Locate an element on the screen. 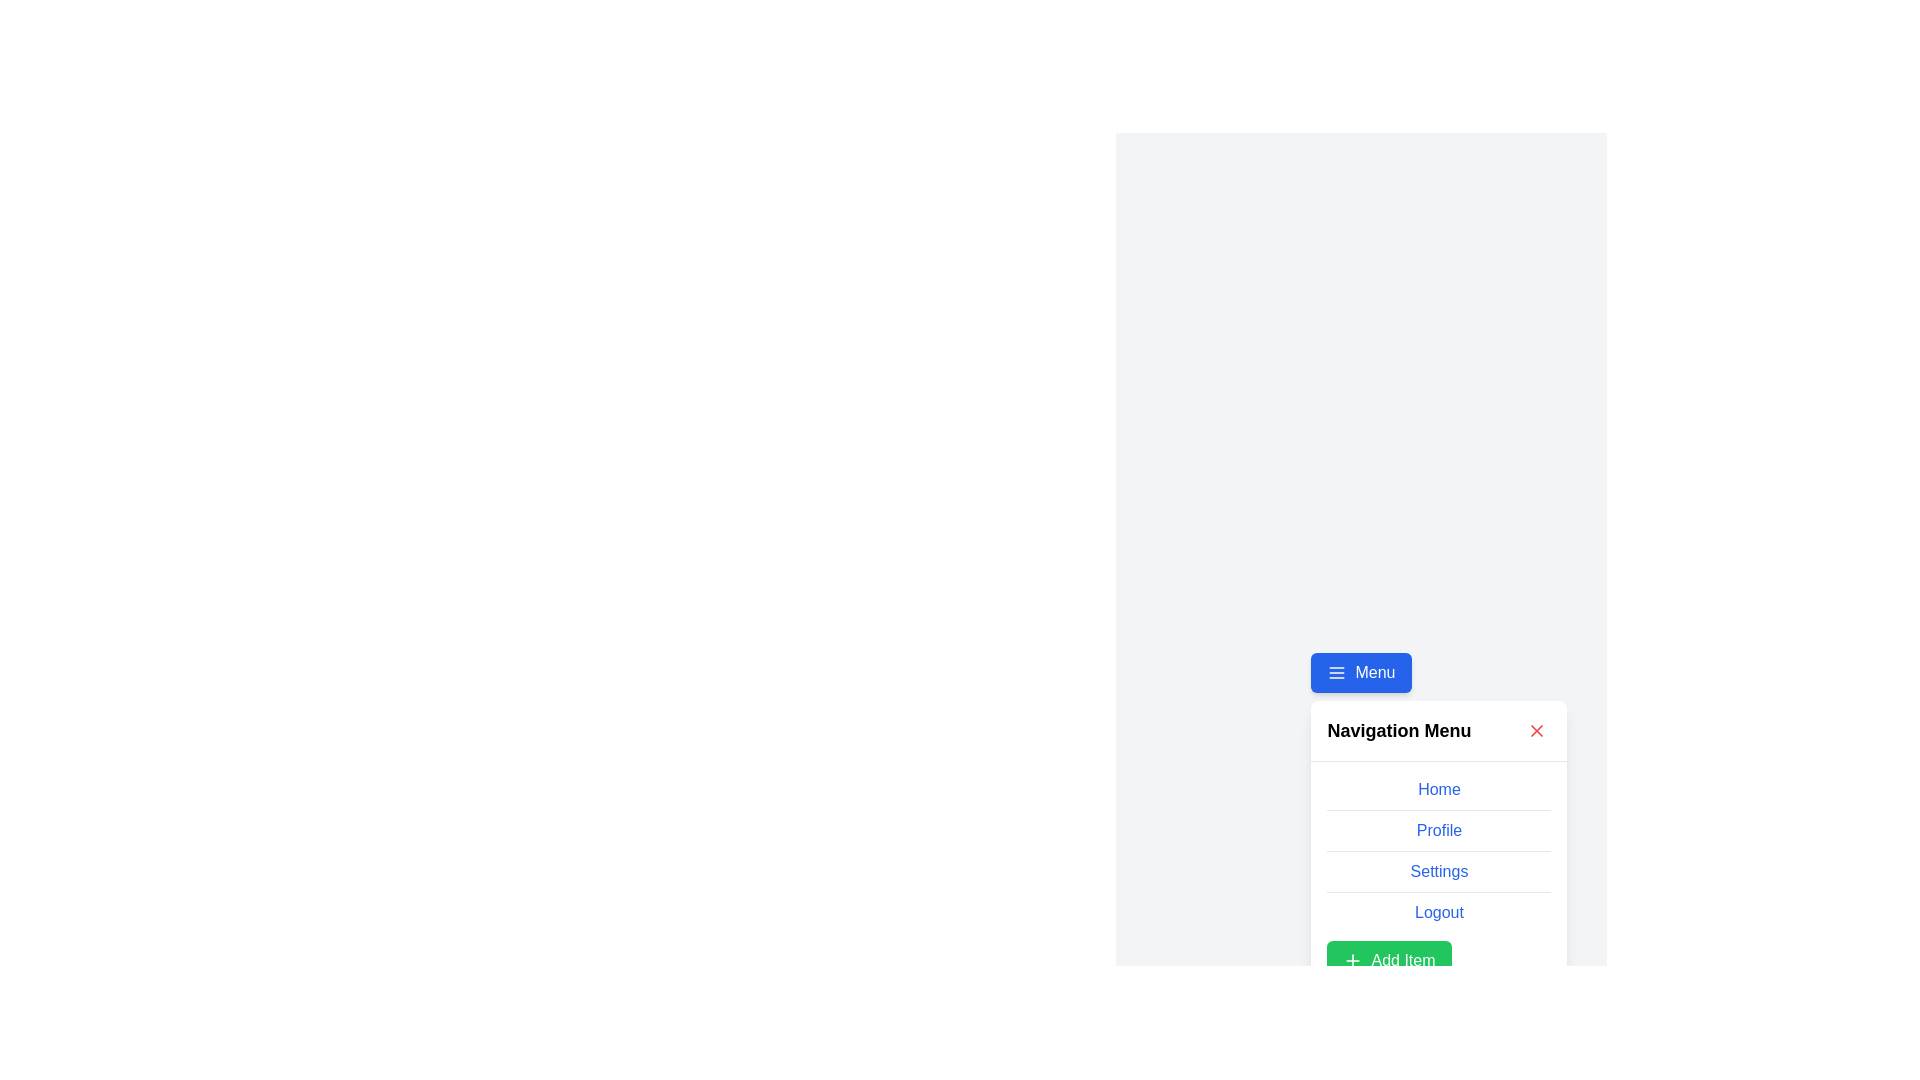 This screenshot has width=1920, height=1080. the three-line menu toggle icon located within the blue 'Menu' button to interact with the menu functionality is located at coordinates (1337, 672).